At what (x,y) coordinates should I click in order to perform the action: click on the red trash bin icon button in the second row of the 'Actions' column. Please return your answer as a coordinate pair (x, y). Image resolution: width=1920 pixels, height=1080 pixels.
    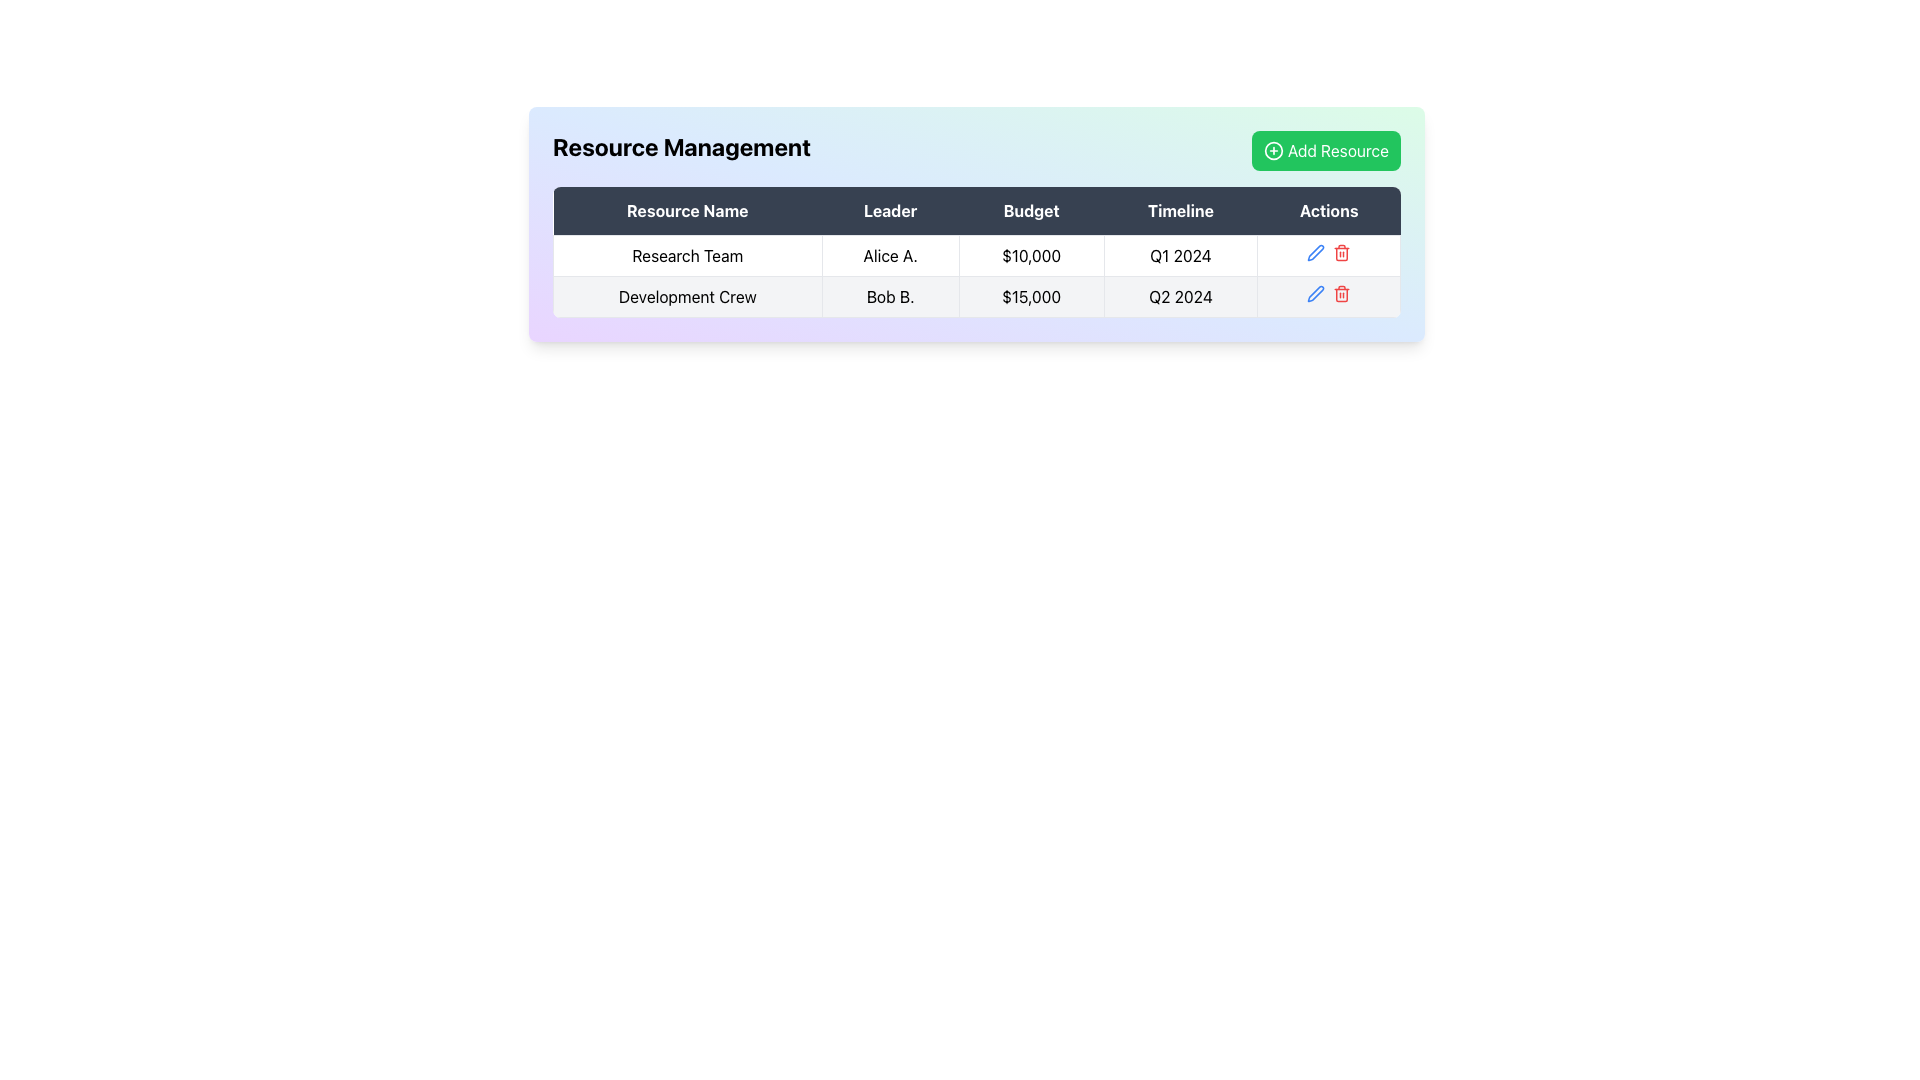
    Looking at the image, I should click on (1342, 252).